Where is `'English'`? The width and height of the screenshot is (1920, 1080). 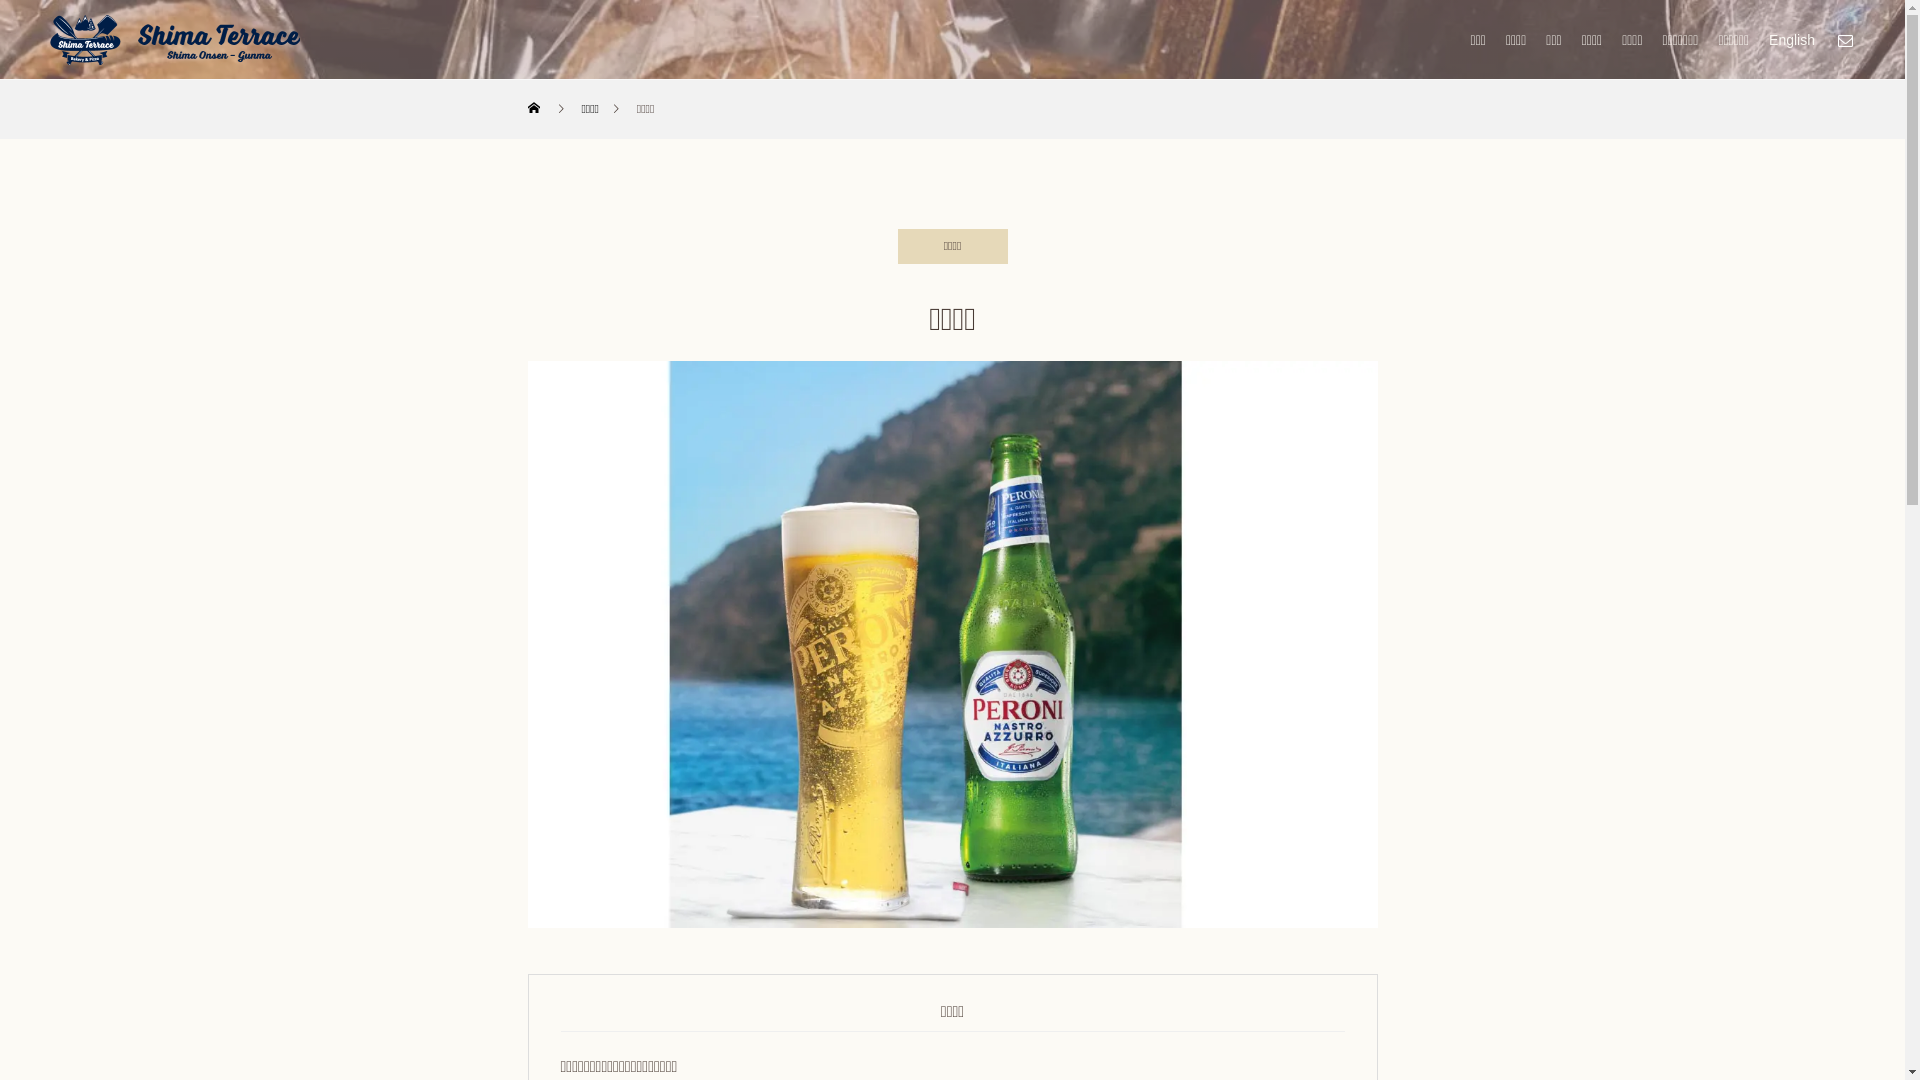 'English' is located at coordinates (1791, 39).